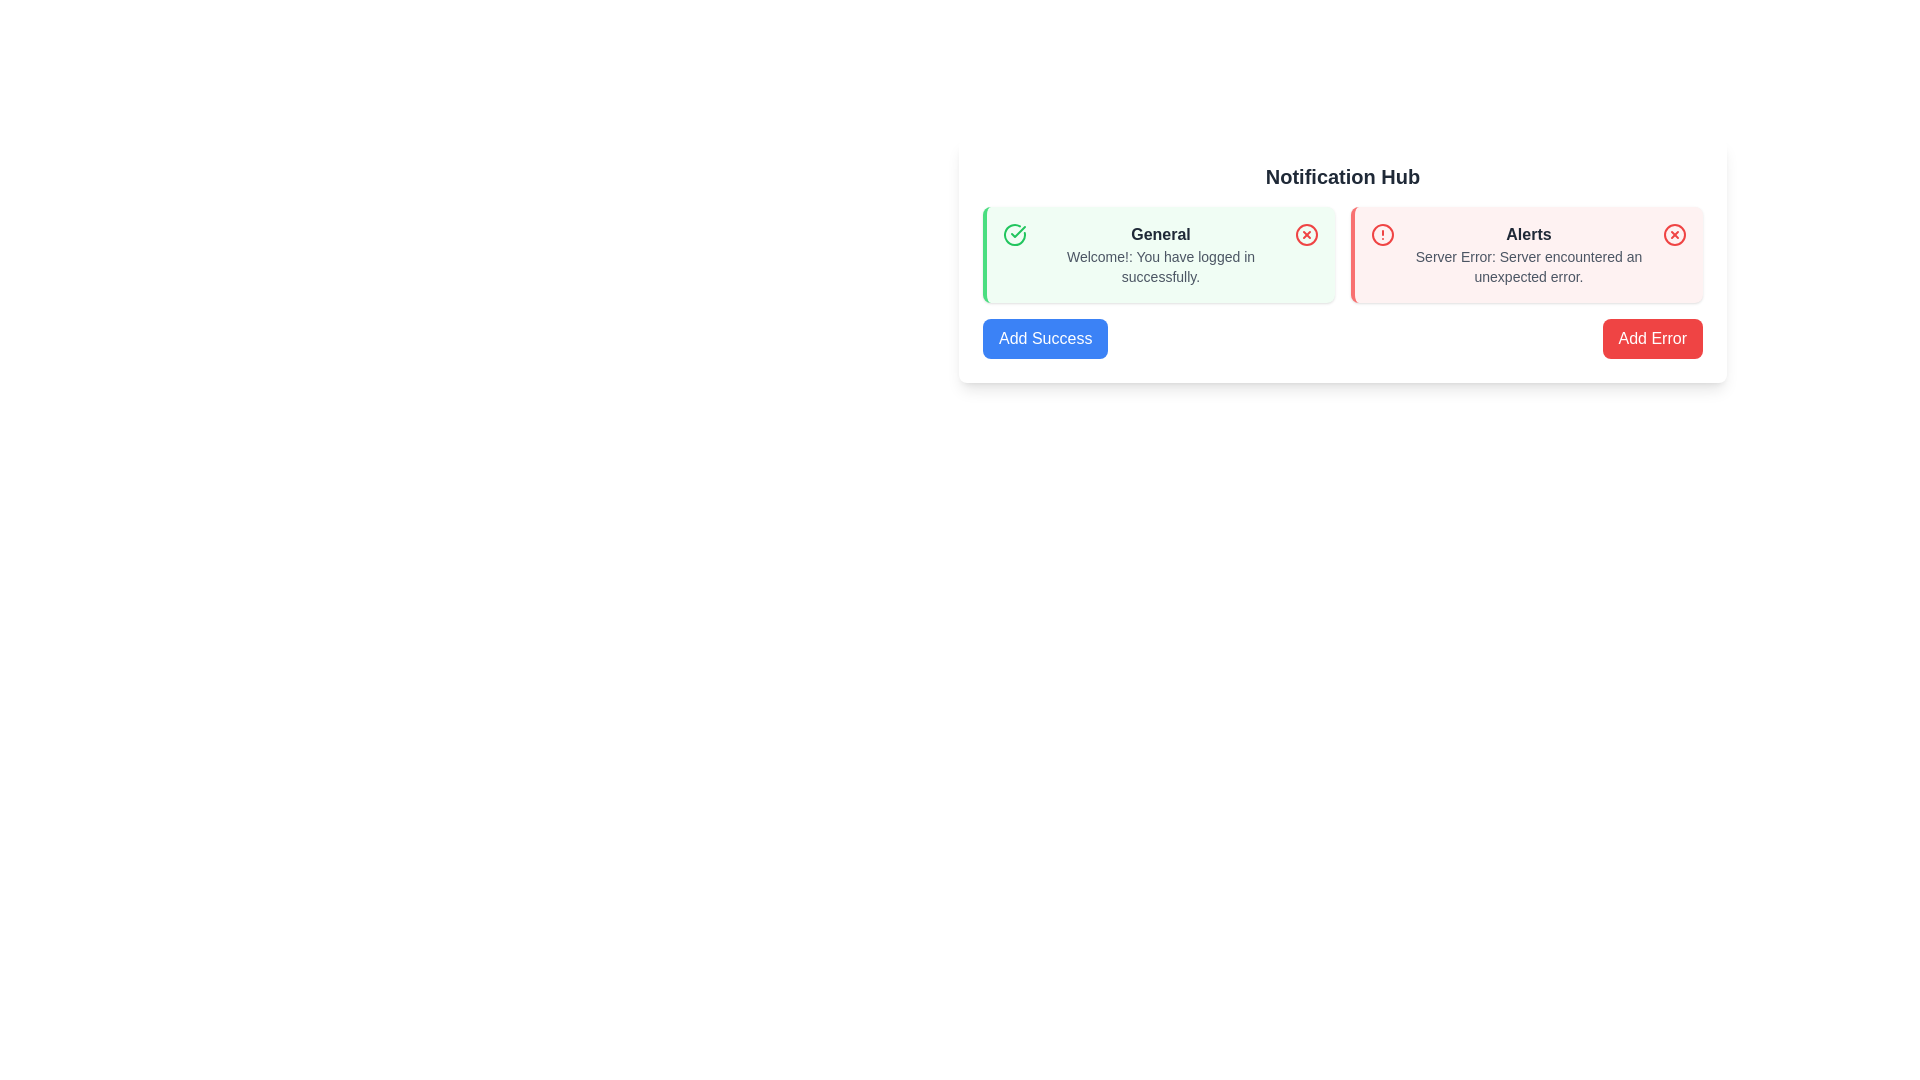 The height and width of the screenshot is (1080, 1920). I want to click on the content of the Notification alert box that informs users about a server error, located to the right of the General alert box, so click(1528, 253).